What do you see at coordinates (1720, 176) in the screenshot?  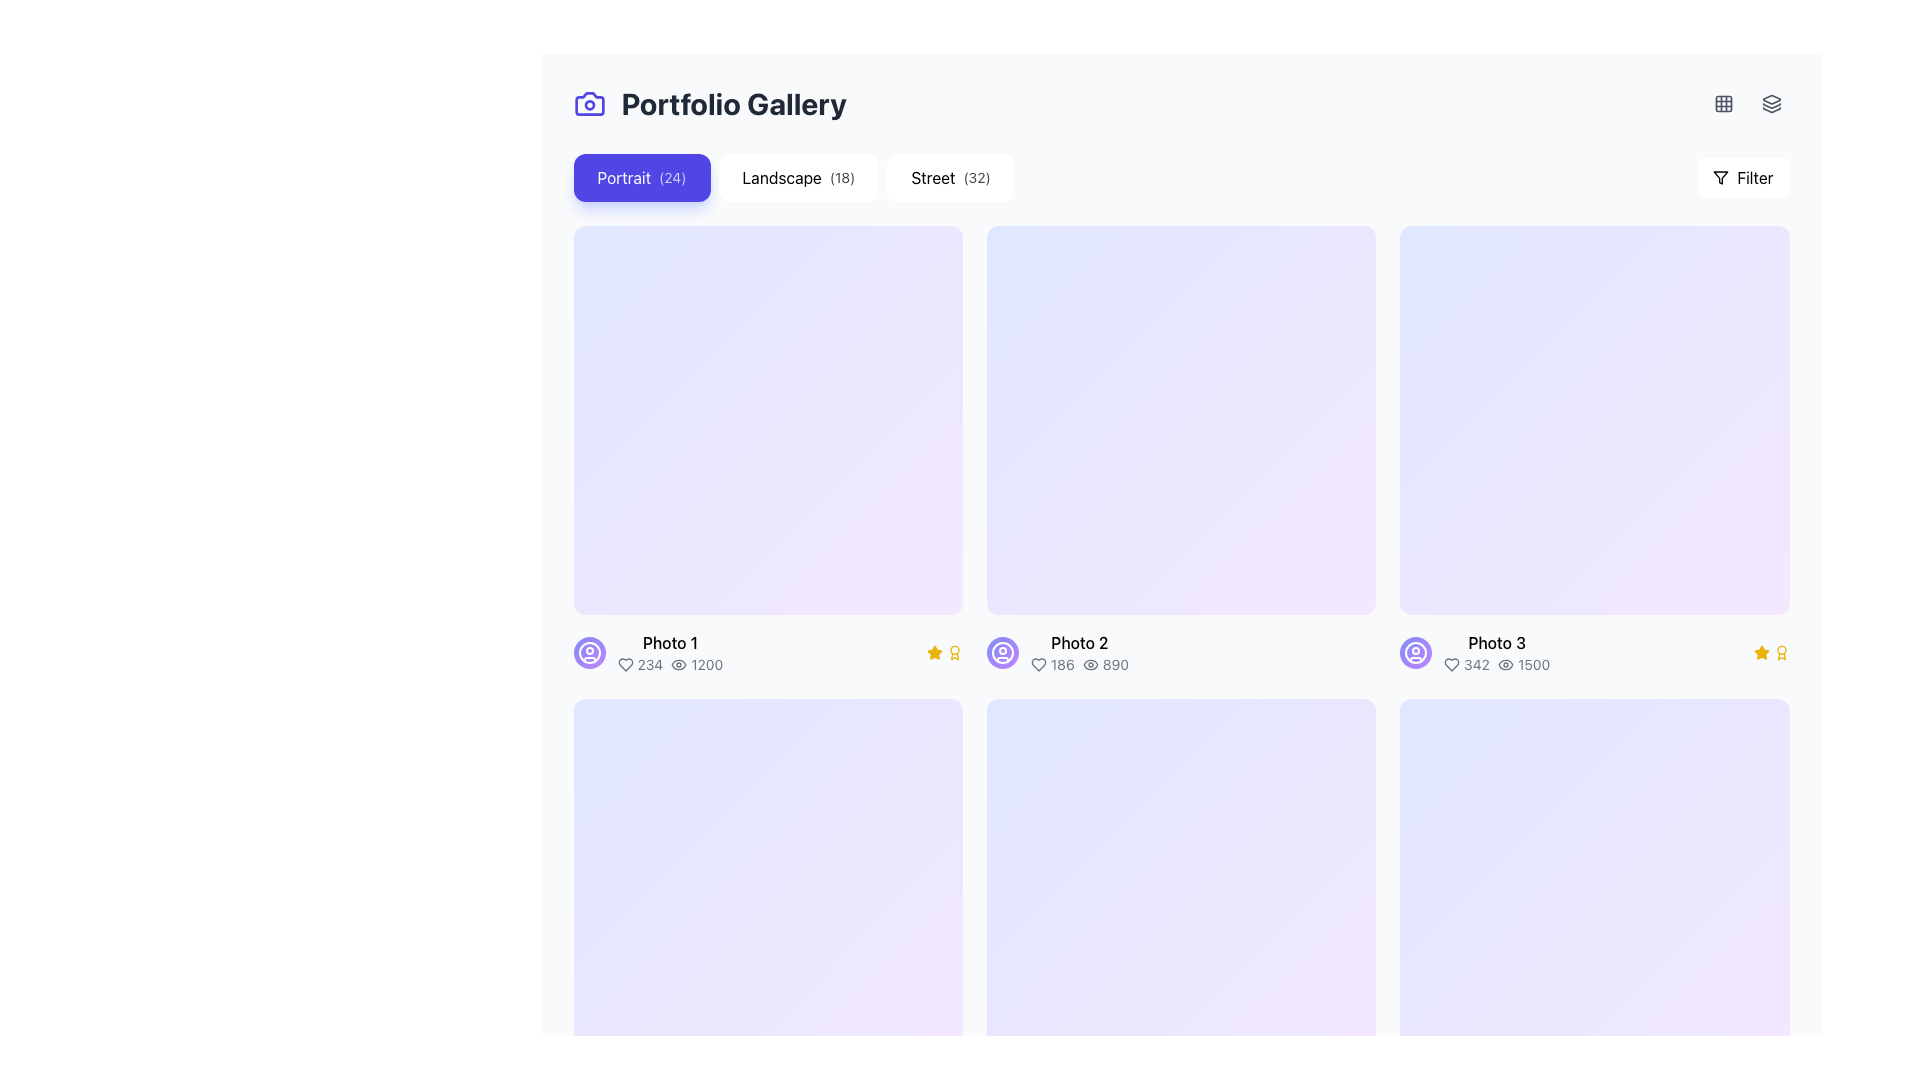 I see `the filter icon, which is an inverted triangle shape outlined and located within the 'Filter' button in the top-right section of the interface` at bounding box center [1720, 176].